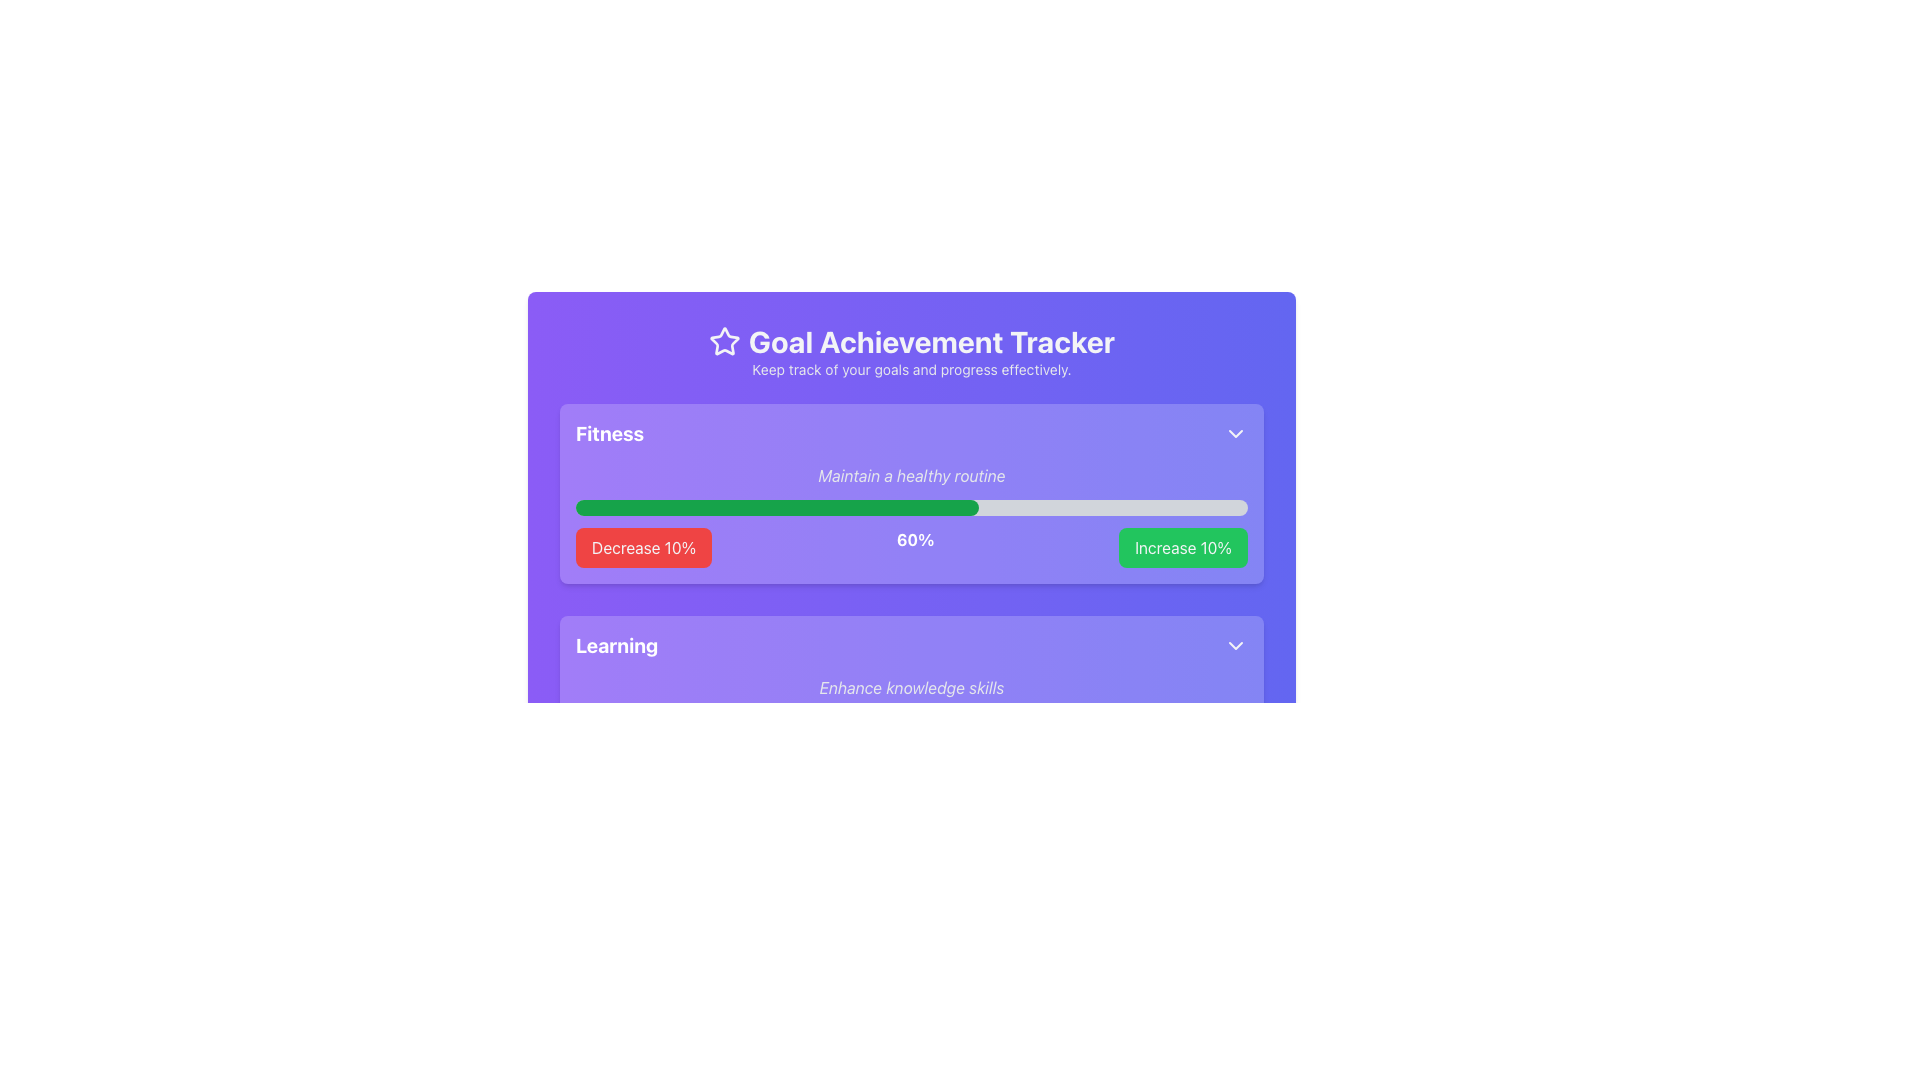 The image size is (1920, 1080). What do you see at coordinates (643, 547) in the screenshot?
I see `the leftmost button in the 'Fitness' section to decrease the progress value by 10%` at bounding box center [643, 547].